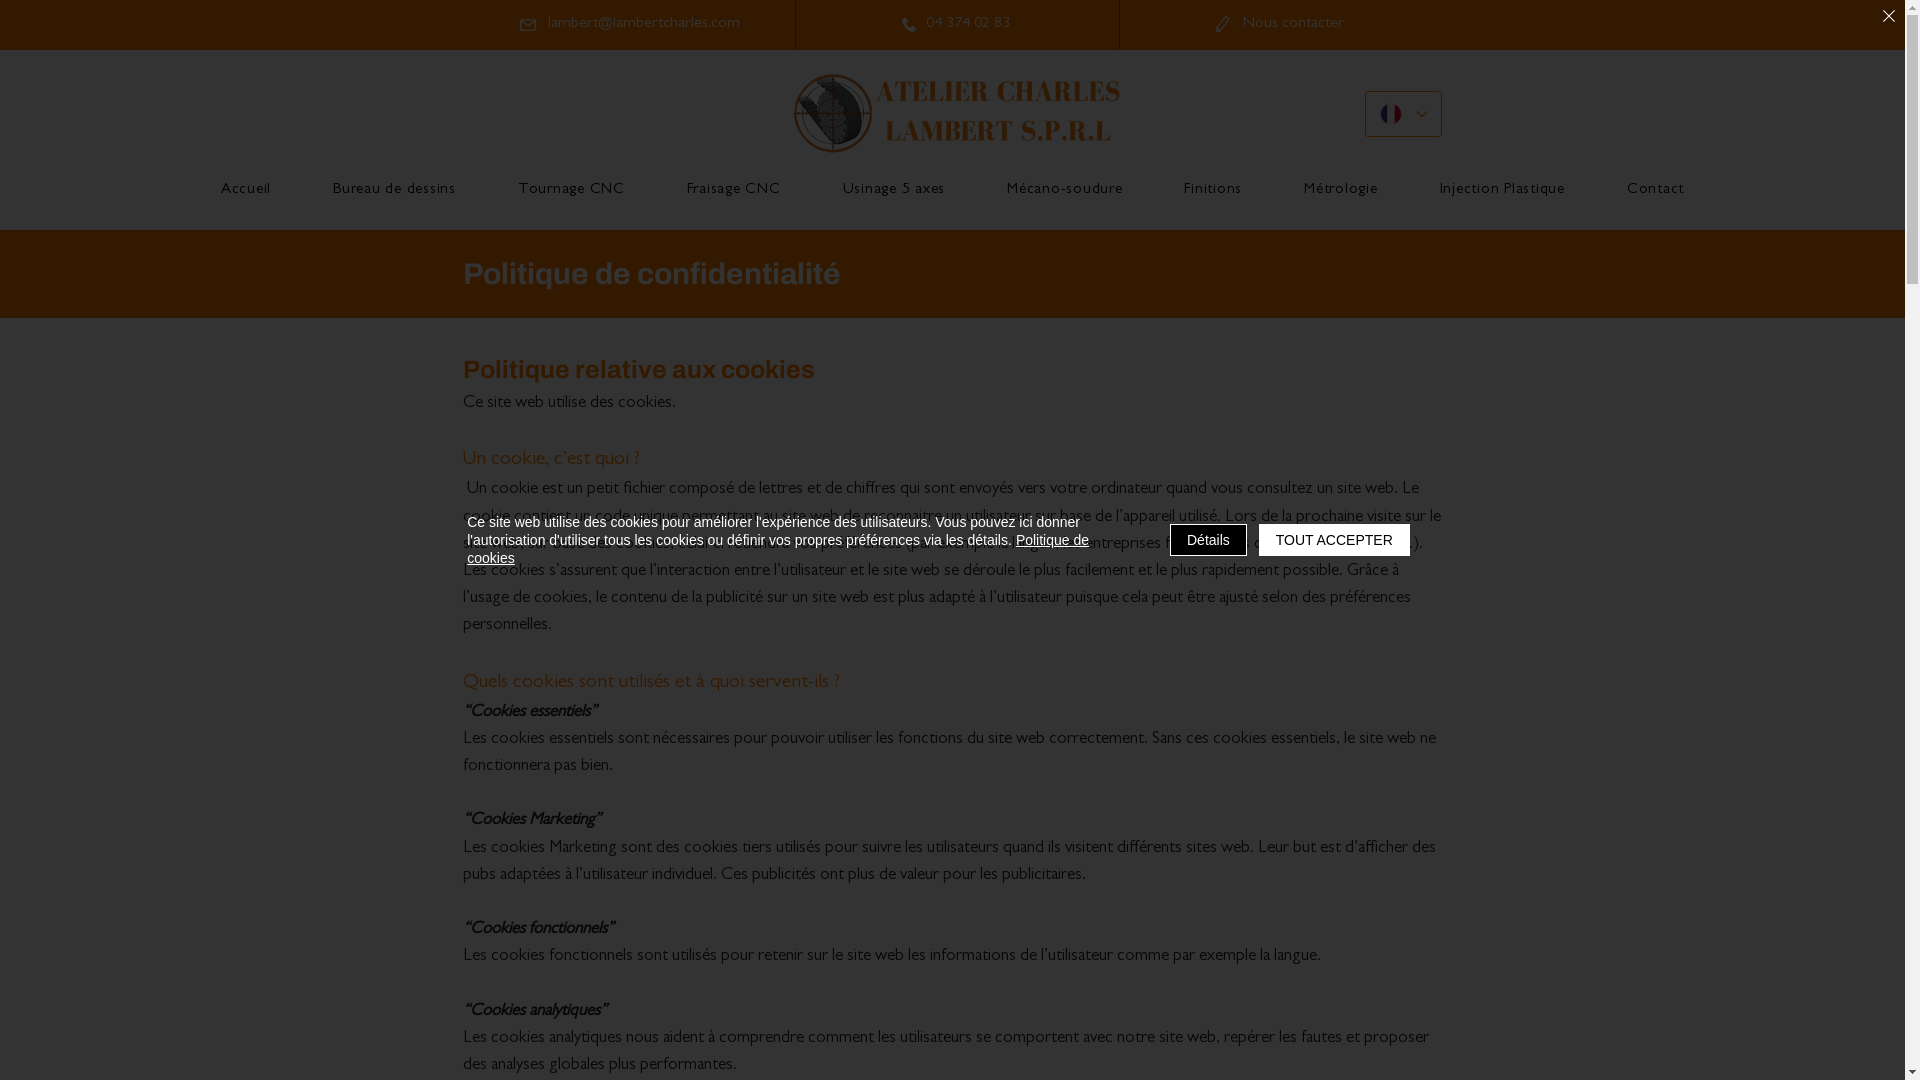 The width and height of the screenshot is (1920, 1080). I want to click on 'Accueil', so click(244, 191).